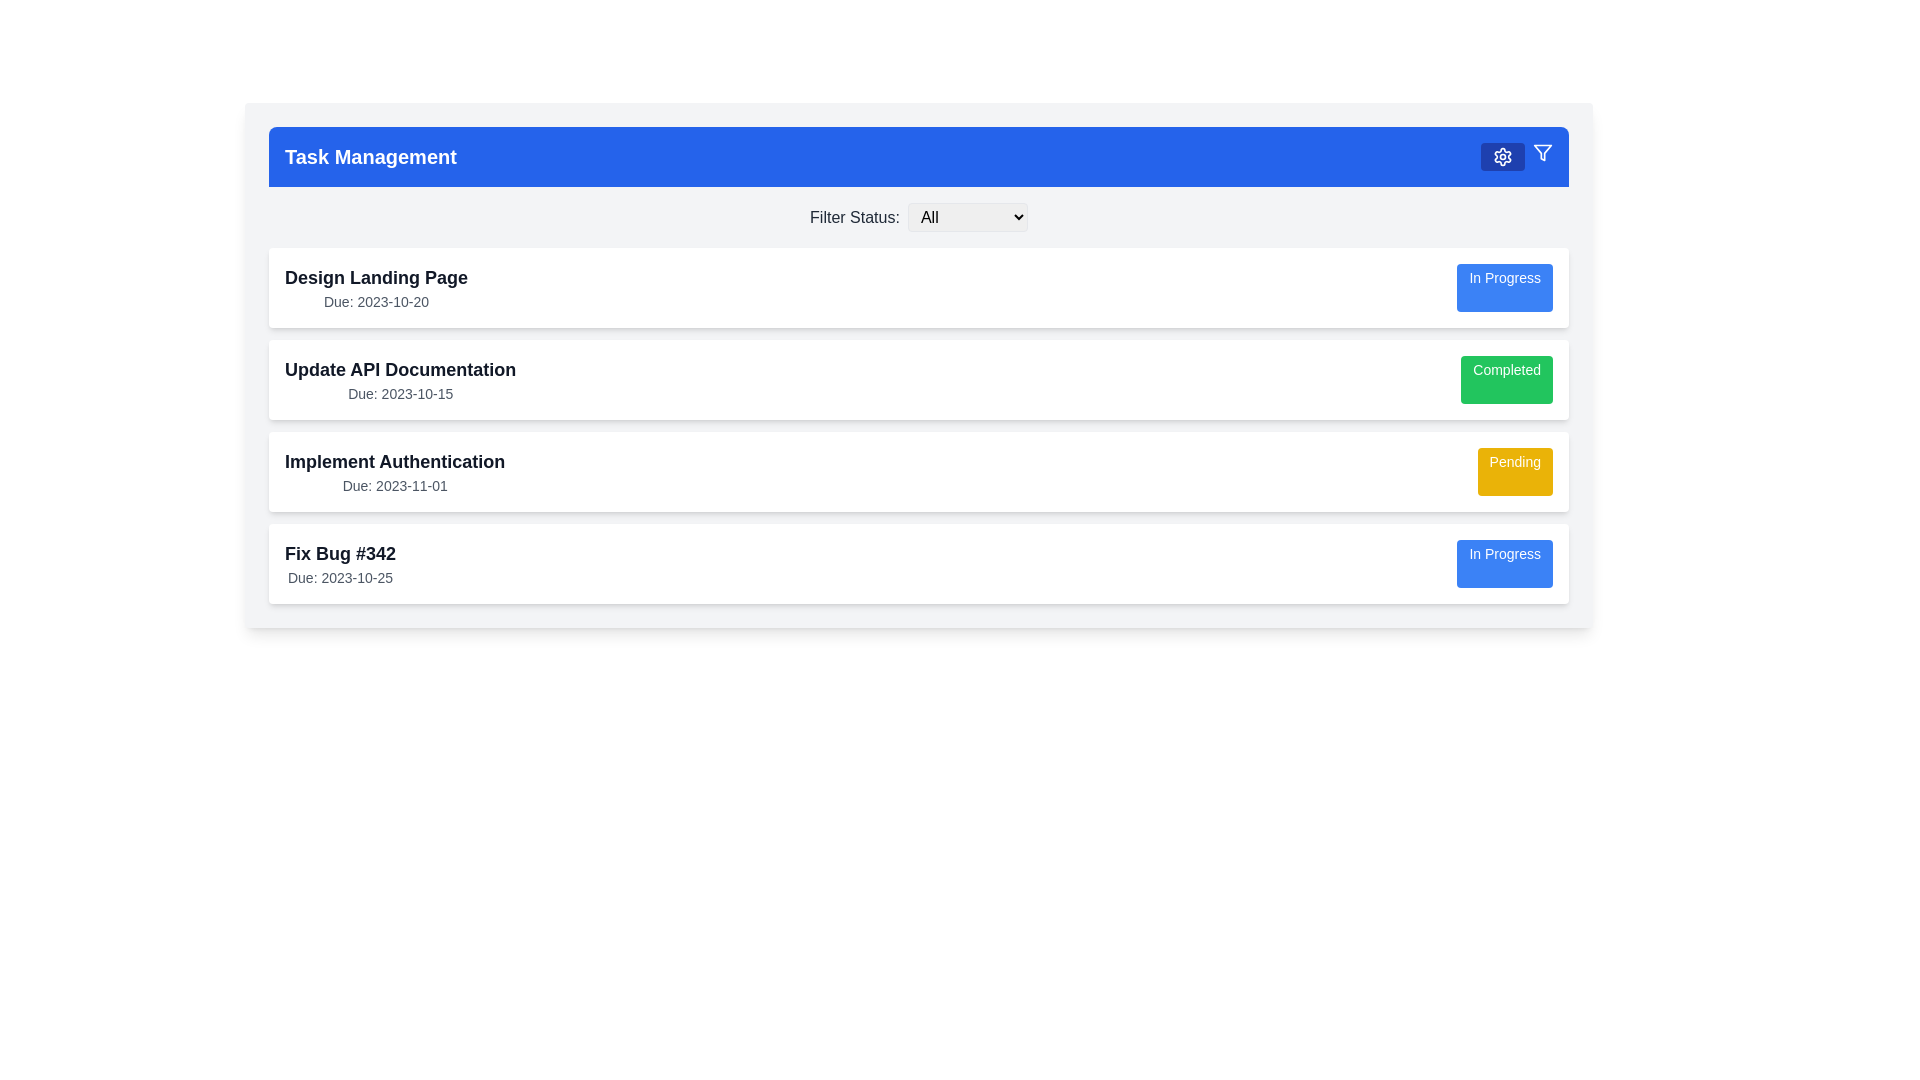 This screenshot has height=1080, width=1920. I want to click on text displayed in the 'Update API Documentation' label, which is a large, bold, dark gray text located near the top-center of the task management interface, so click(400, 370).